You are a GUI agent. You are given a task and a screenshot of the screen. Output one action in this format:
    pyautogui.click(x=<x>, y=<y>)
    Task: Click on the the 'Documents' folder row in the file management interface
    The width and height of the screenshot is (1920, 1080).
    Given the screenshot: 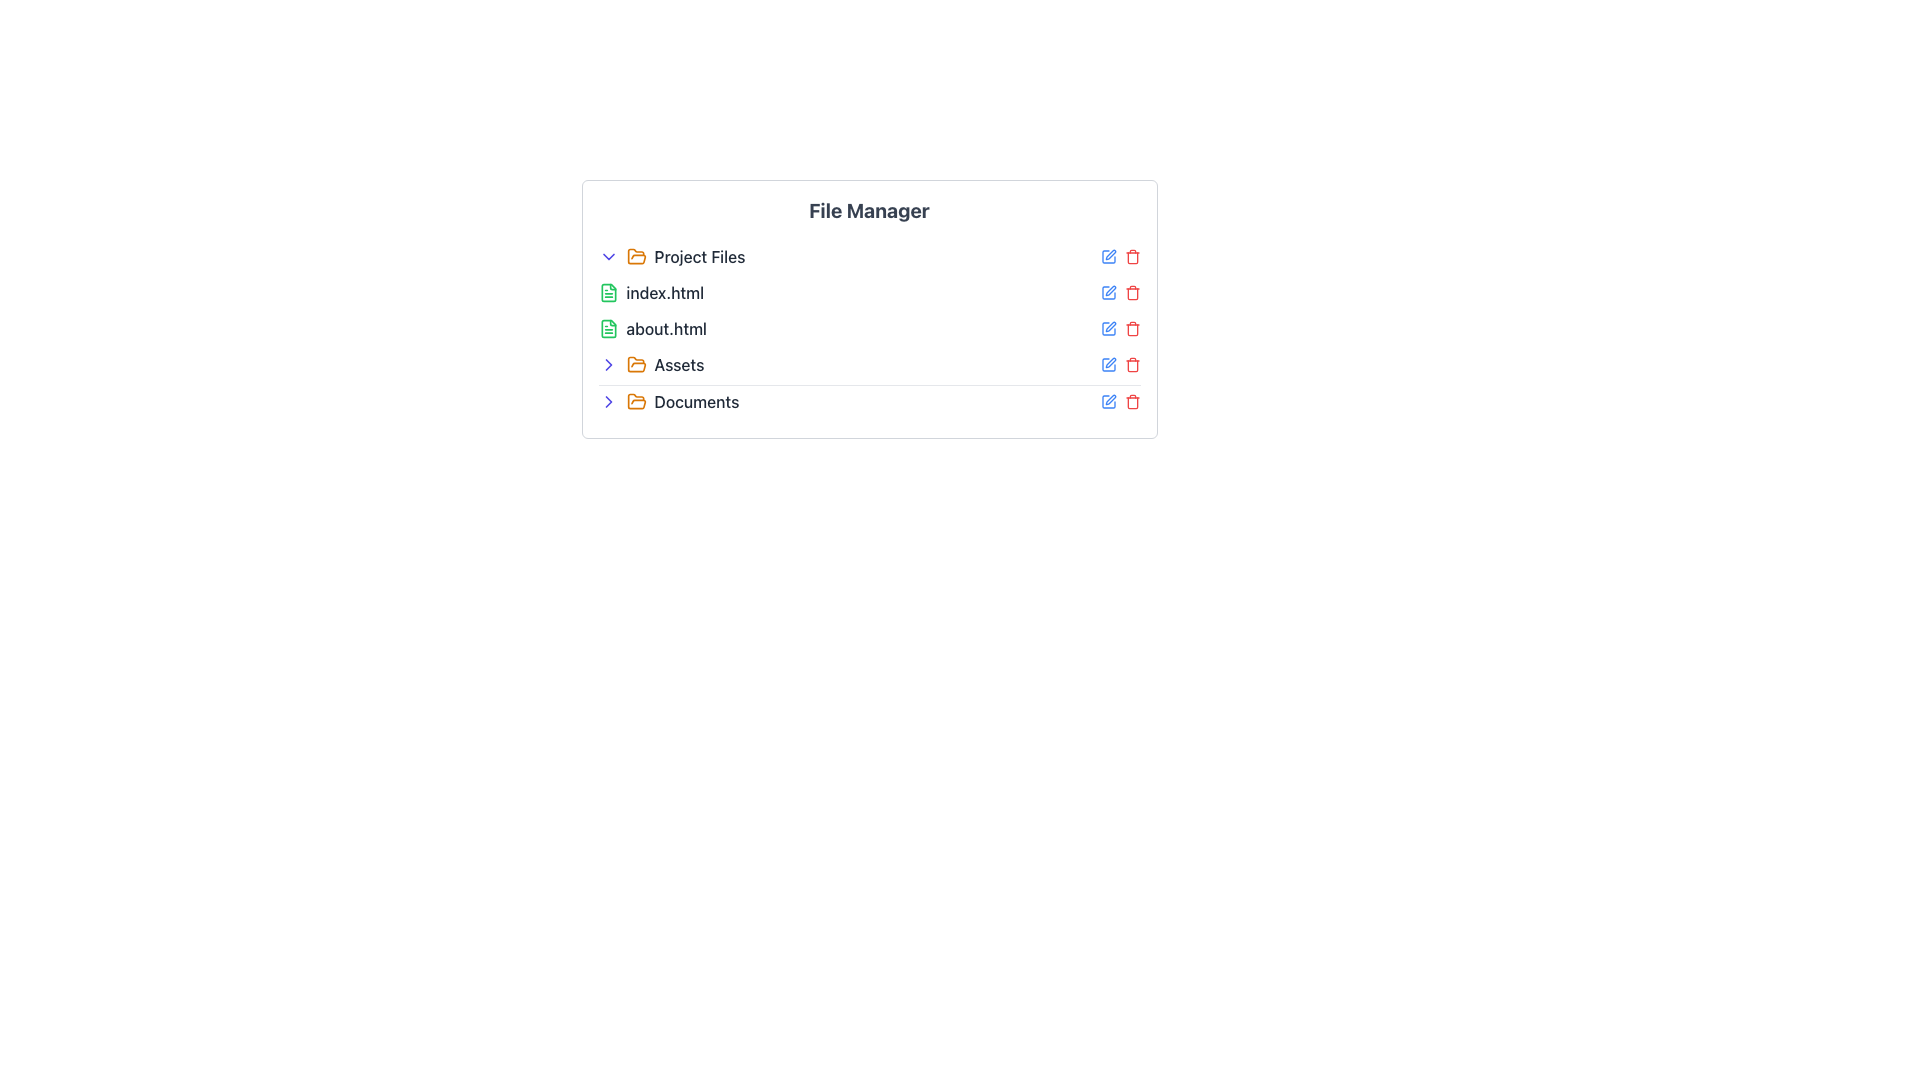 What is the action you would take?
    pyautogui.click(x=869, y=401)
    